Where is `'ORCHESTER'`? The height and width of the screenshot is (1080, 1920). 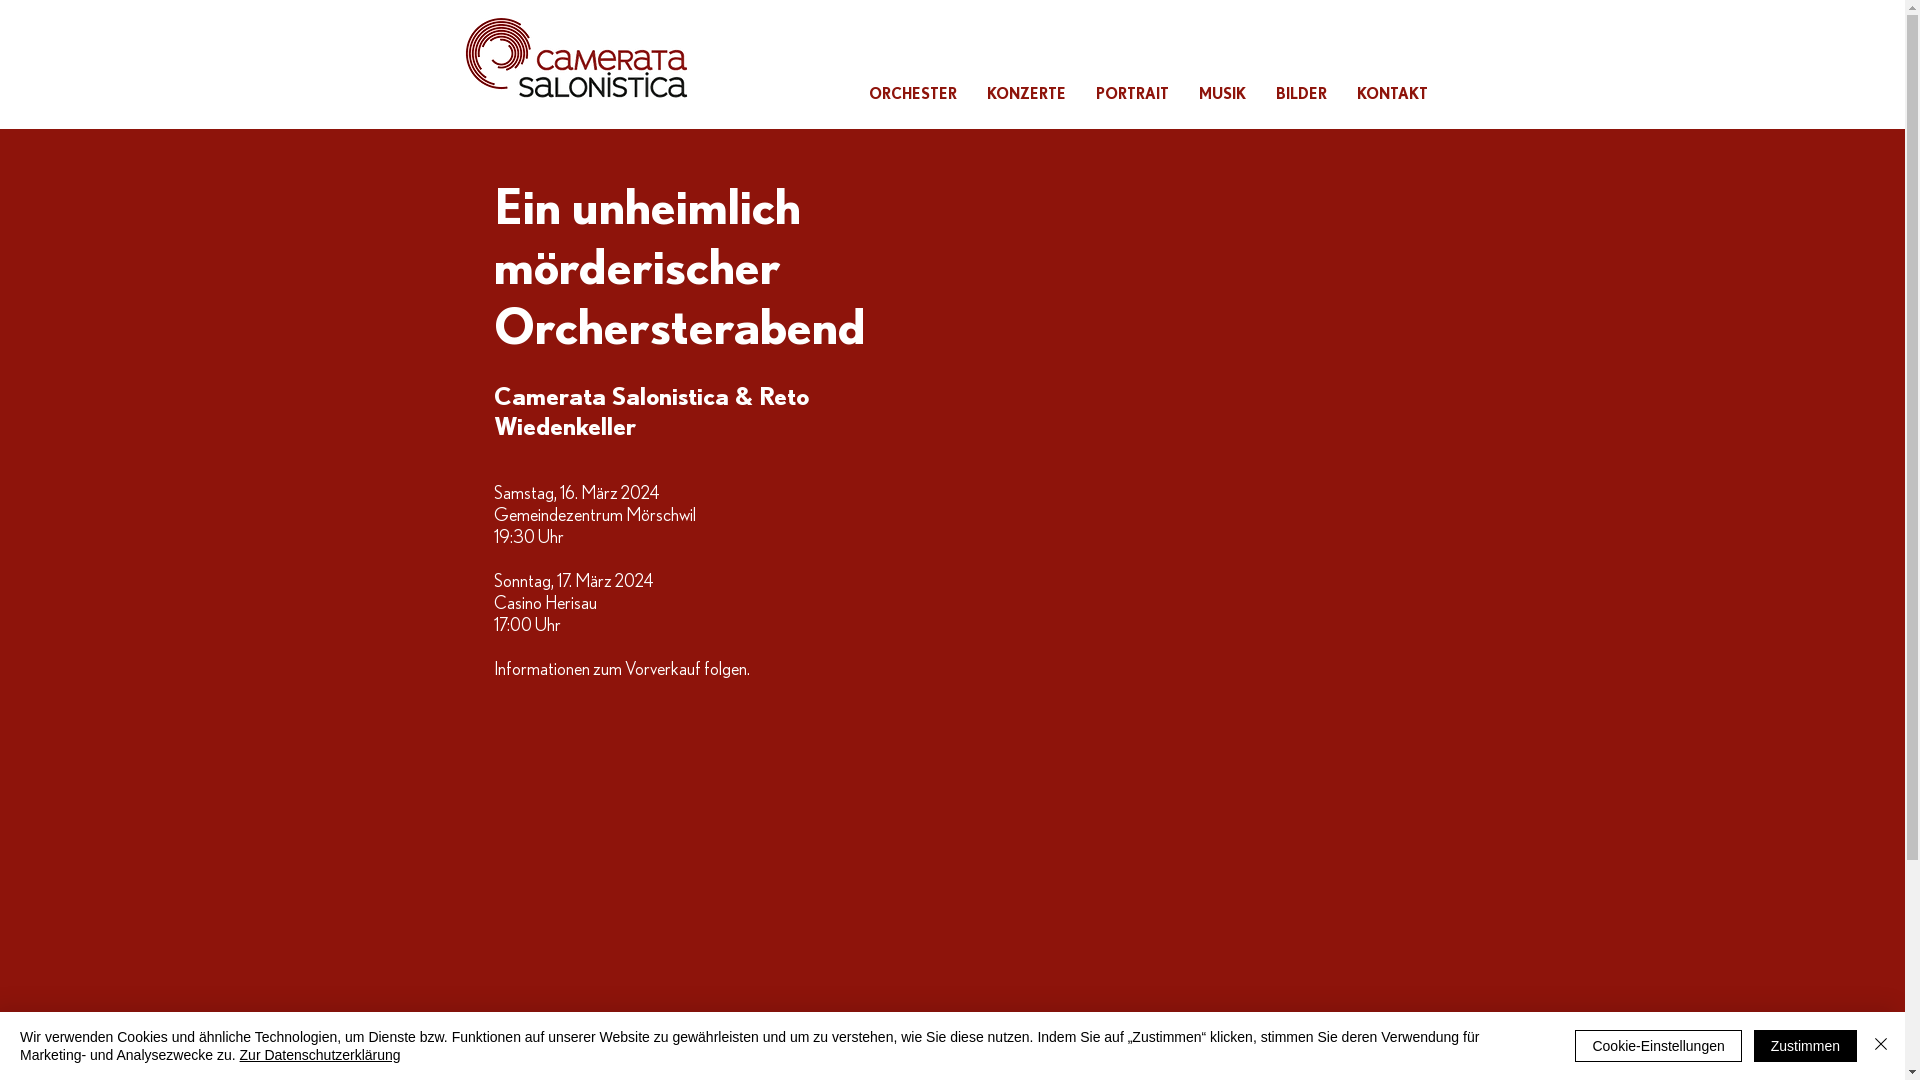
'ORCHESTER' is located at coordinates (911, 94).